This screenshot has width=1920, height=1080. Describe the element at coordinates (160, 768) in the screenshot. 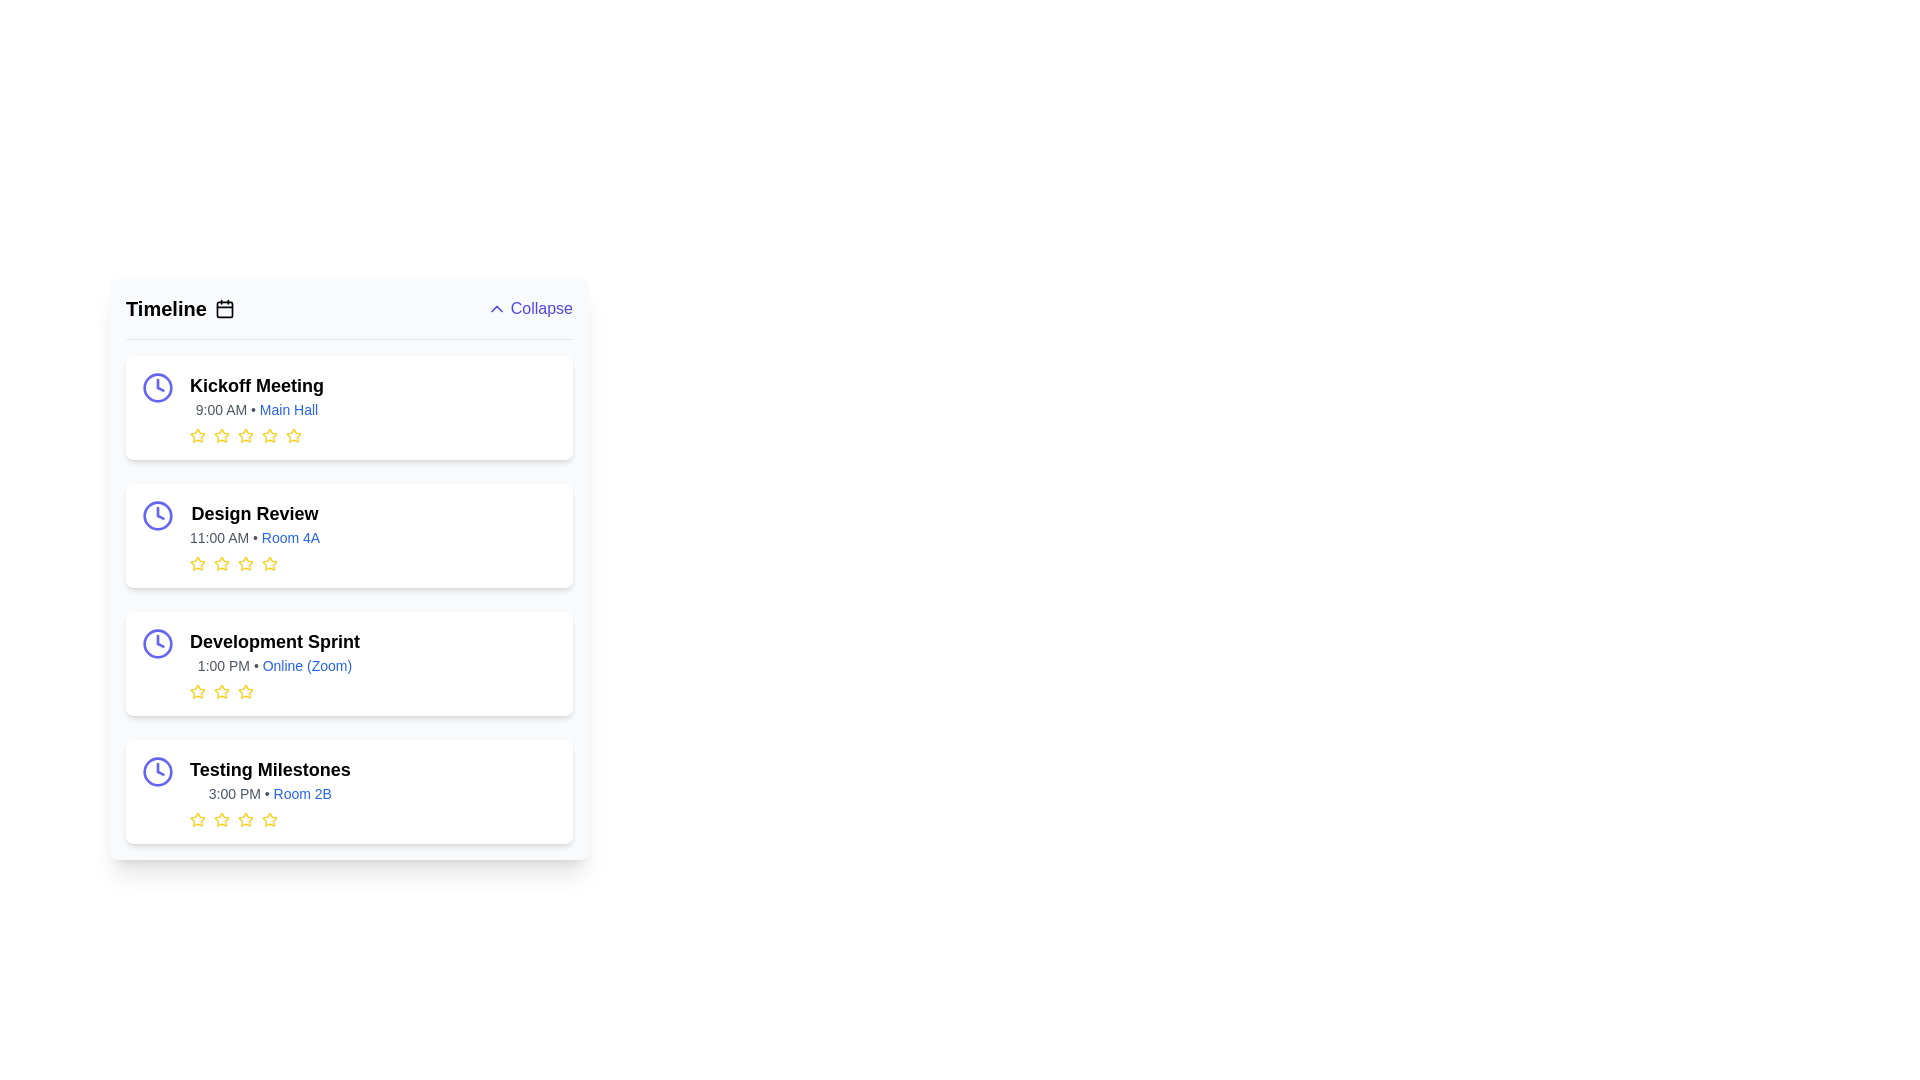

I see `the triangular shape within the clock icon, which serves as a key visual component indicating the clock hands` at that location.